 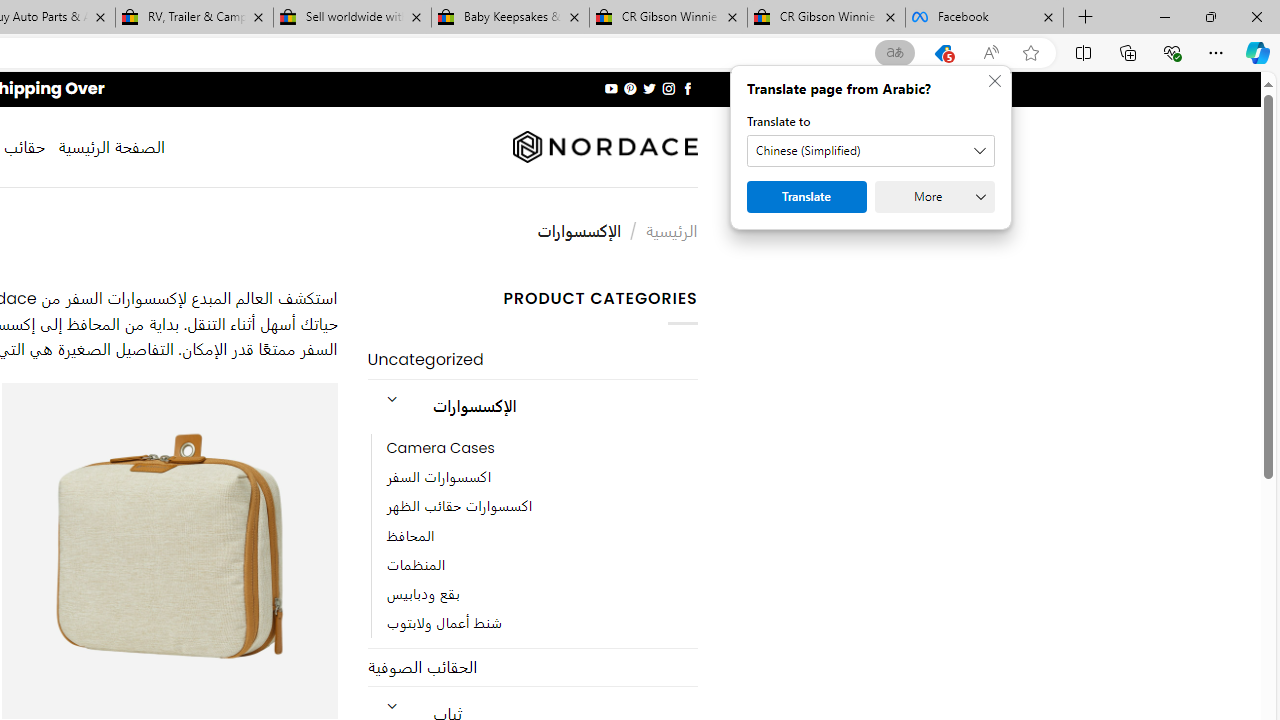 I want to click on 'This site has coupons! Shopping in Microsoft Edge, 5', so click(x=942, y=52).